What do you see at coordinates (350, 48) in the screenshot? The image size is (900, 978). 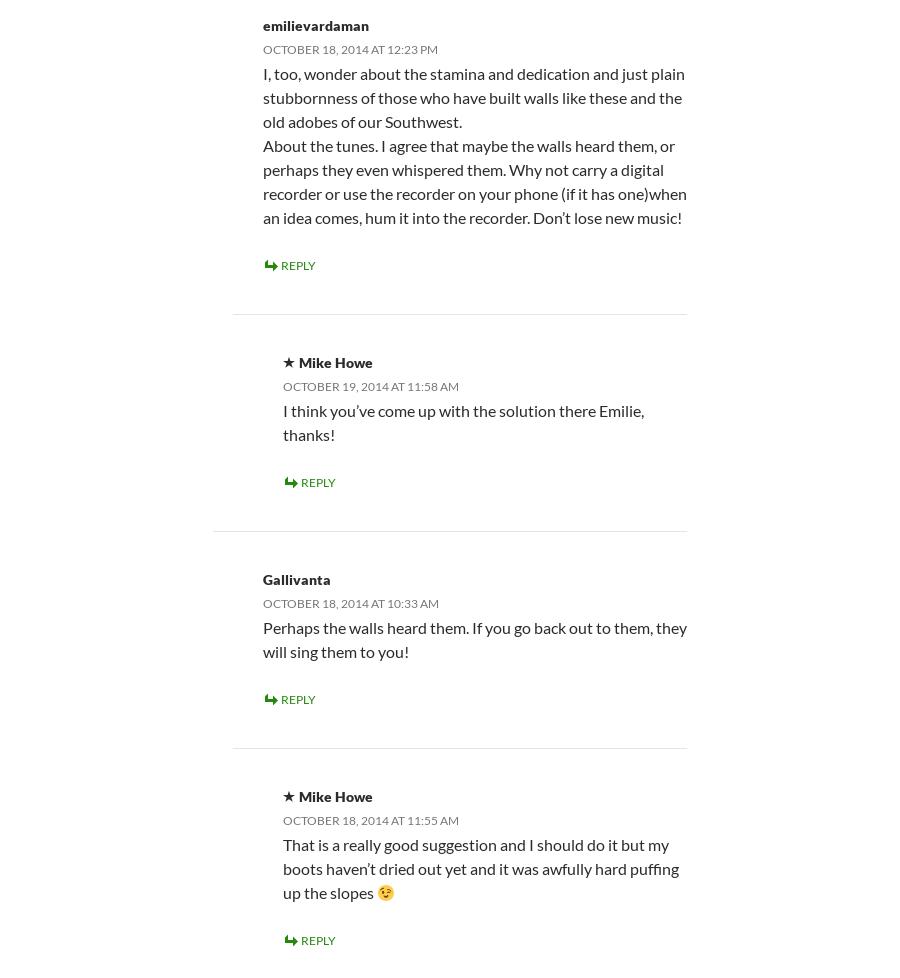 I see `'October 18, 2014 at 12:23 pm'` at bounding box center [350, 48].